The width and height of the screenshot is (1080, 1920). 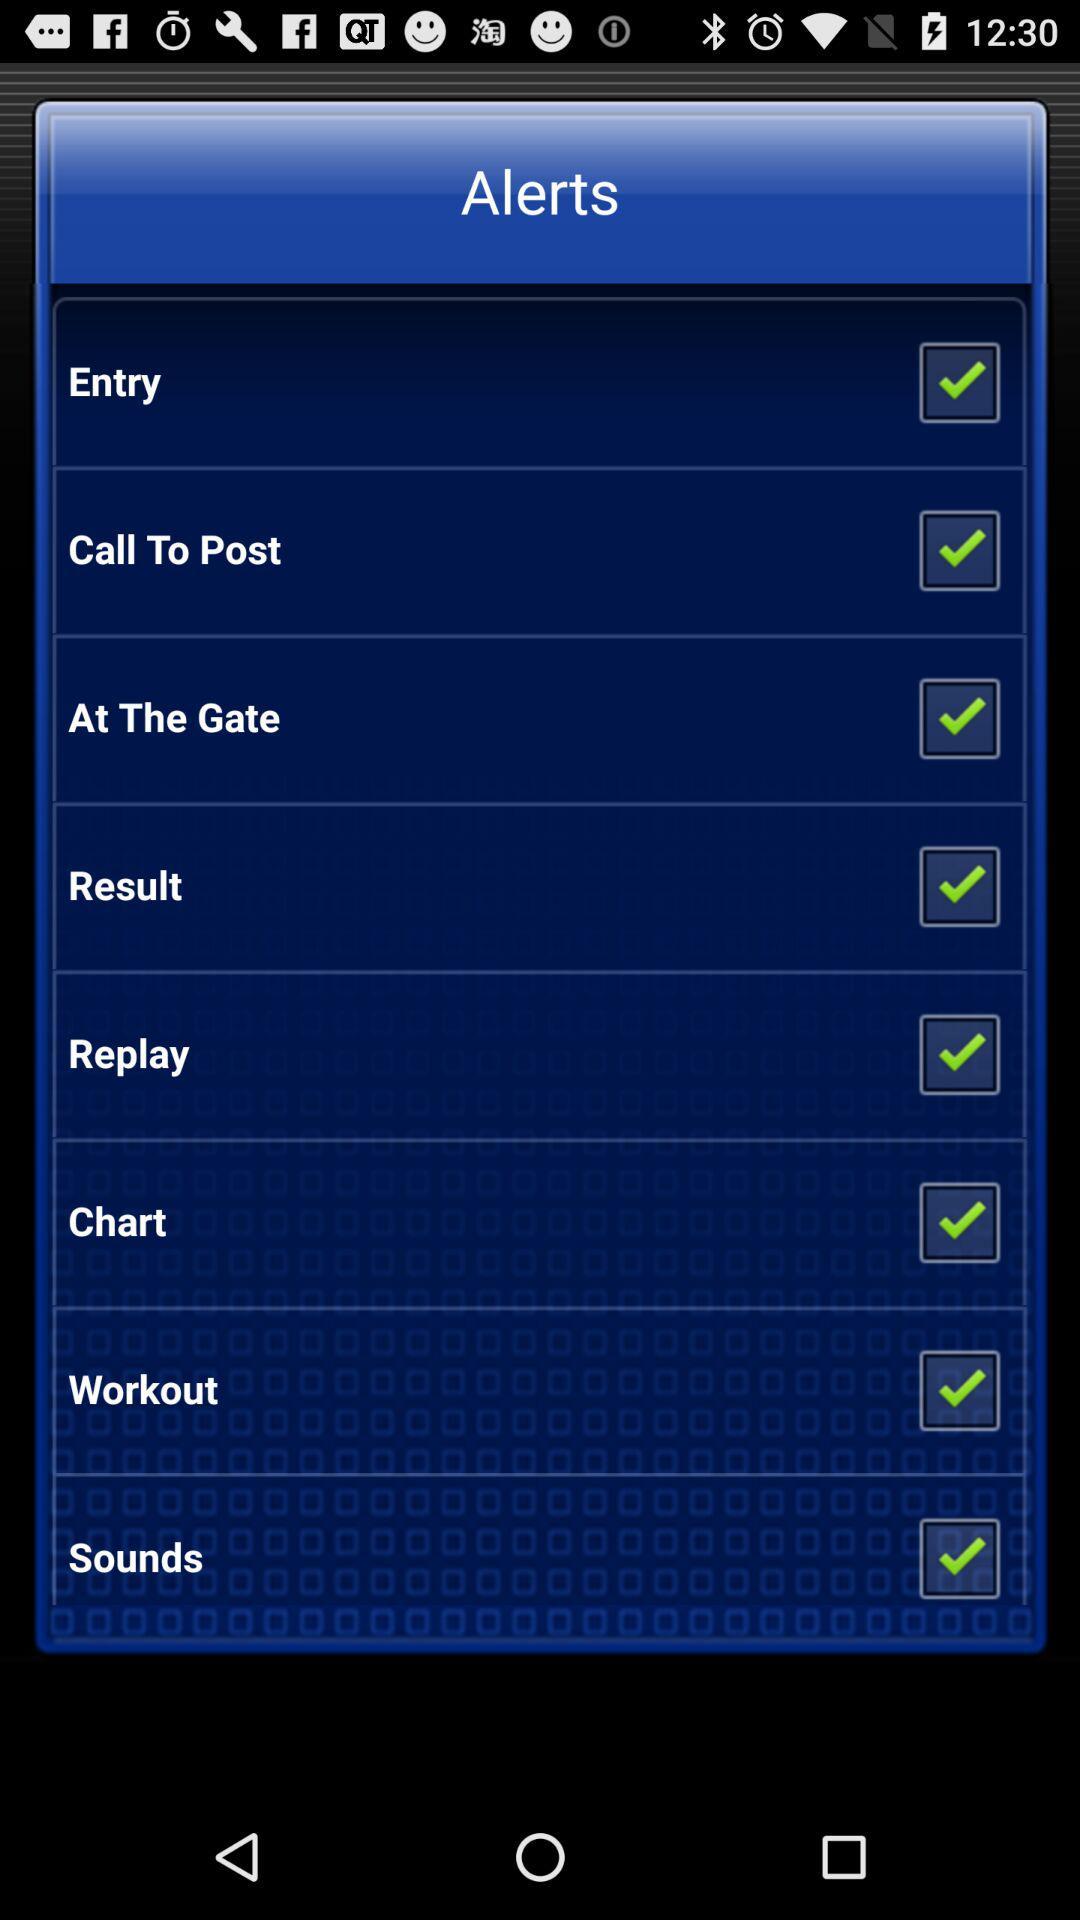 What do you see at coordinates (957, 1387) in the screenshot?
I see `click option` at bounding box center [957, 1387].